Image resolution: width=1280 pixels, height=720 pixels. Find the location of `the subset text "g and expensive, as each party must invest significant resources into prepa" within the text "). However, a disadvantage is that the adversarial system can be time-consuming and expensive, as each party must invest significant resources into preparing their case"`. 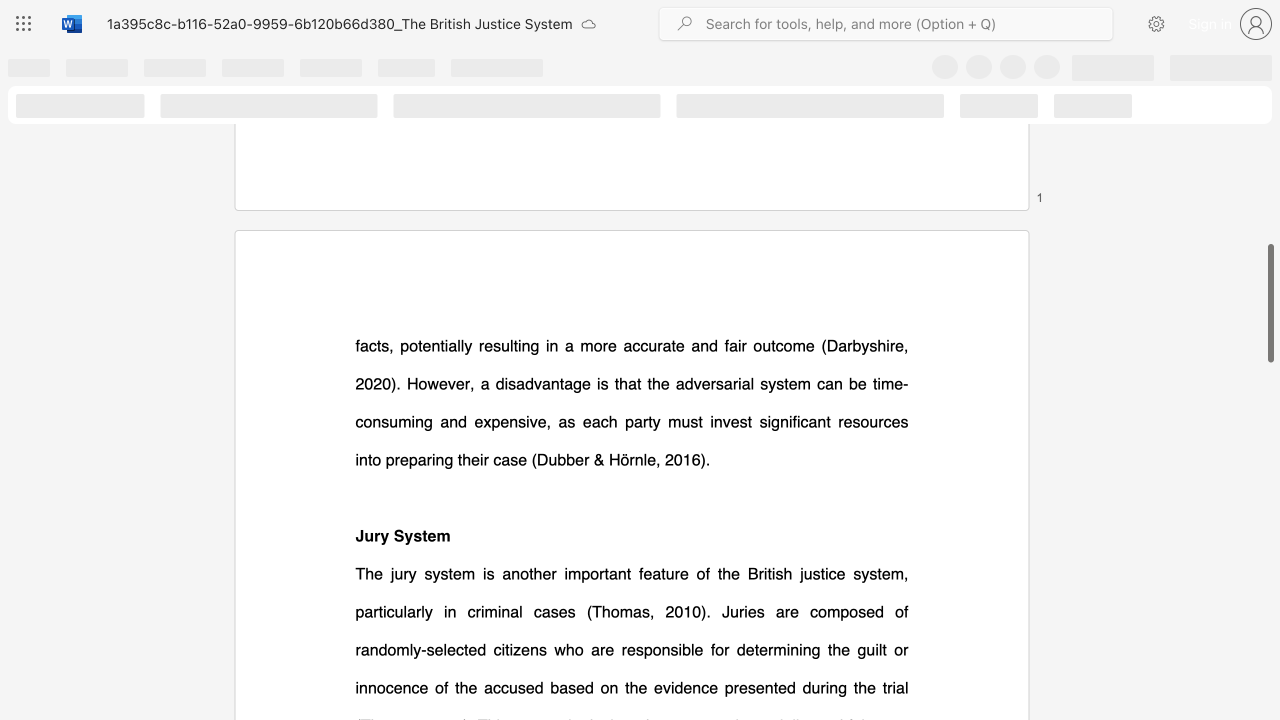

the subset text "g and expensive, as each party must invest significant resources into prepa" within the text "). However, a disadvantage is that the adversarial system can be time-consuming and expensive, as each party must invest significant resources into preparing their case" is located at coordinates (422, 420).